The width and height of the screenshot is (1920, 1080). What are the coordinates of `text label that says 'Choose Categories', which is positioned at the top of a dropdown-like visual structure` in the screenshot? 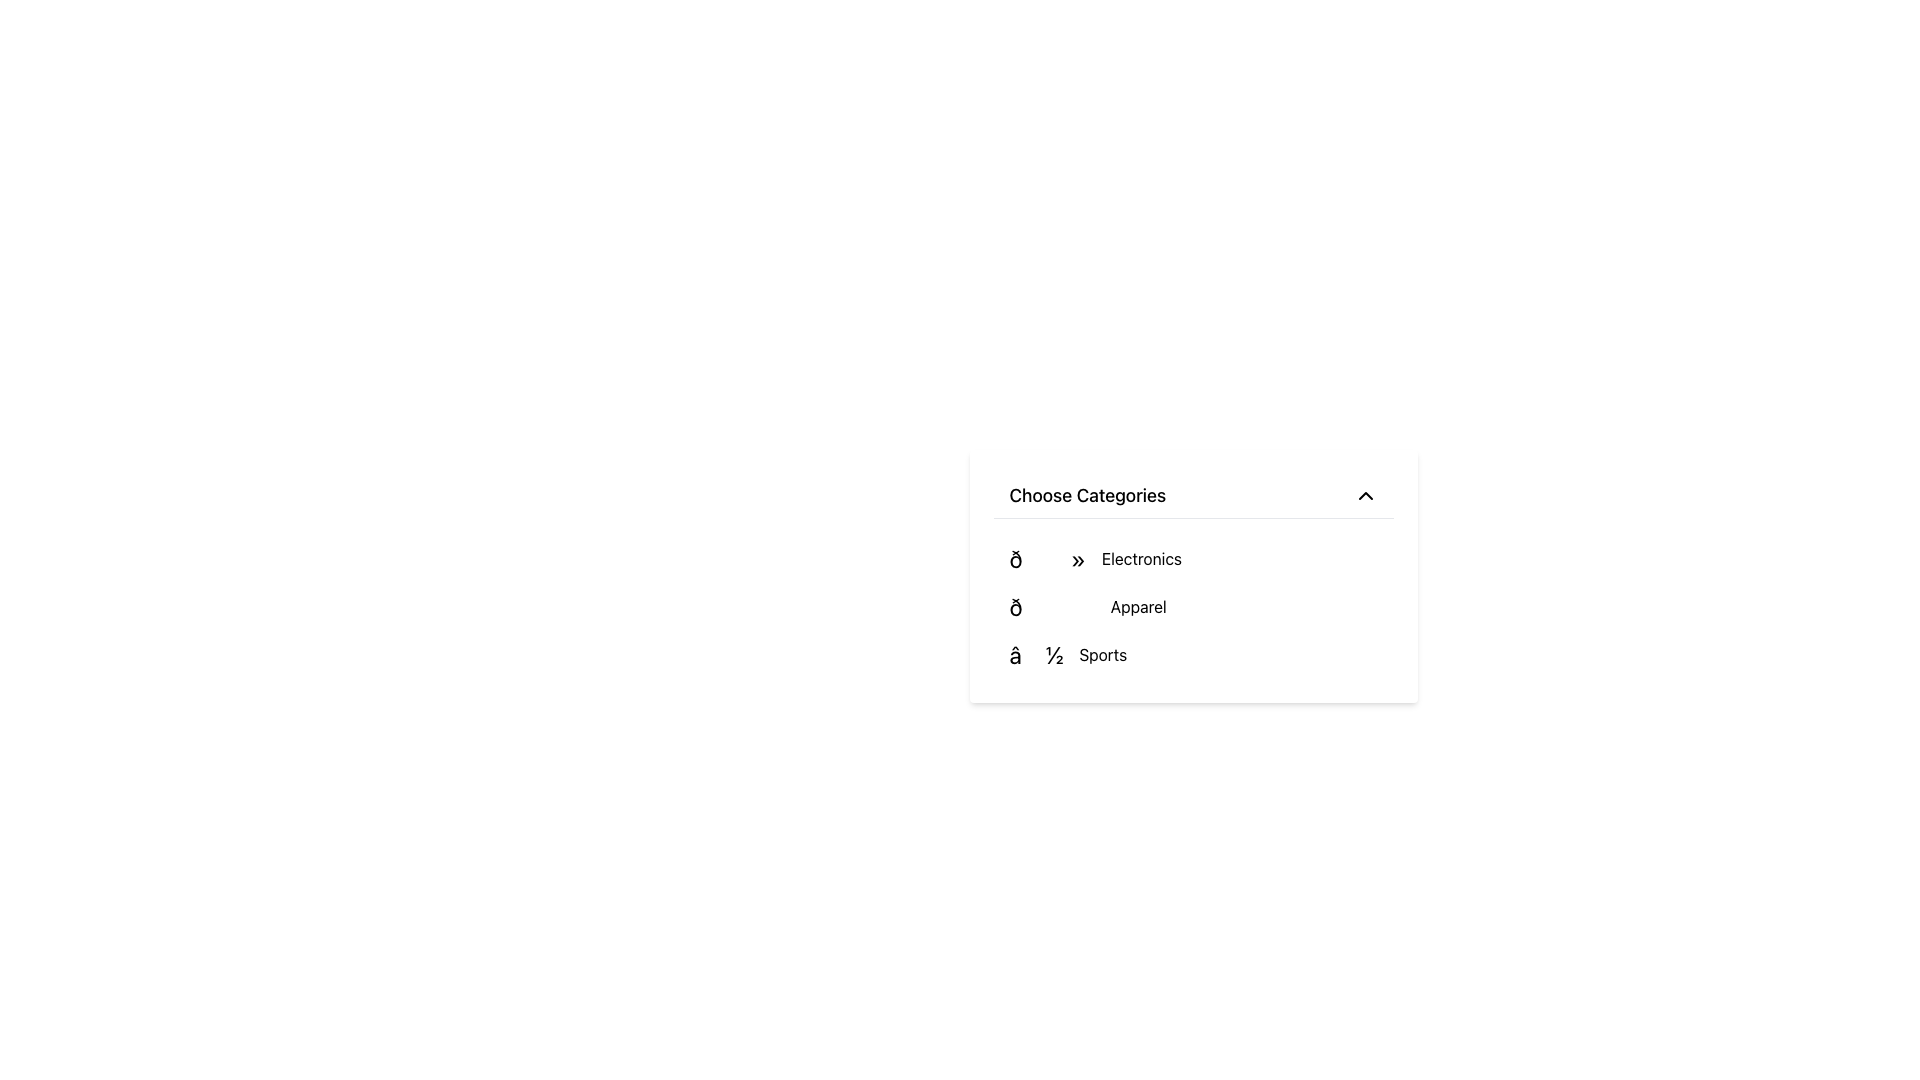 It's located at (1086, 495).